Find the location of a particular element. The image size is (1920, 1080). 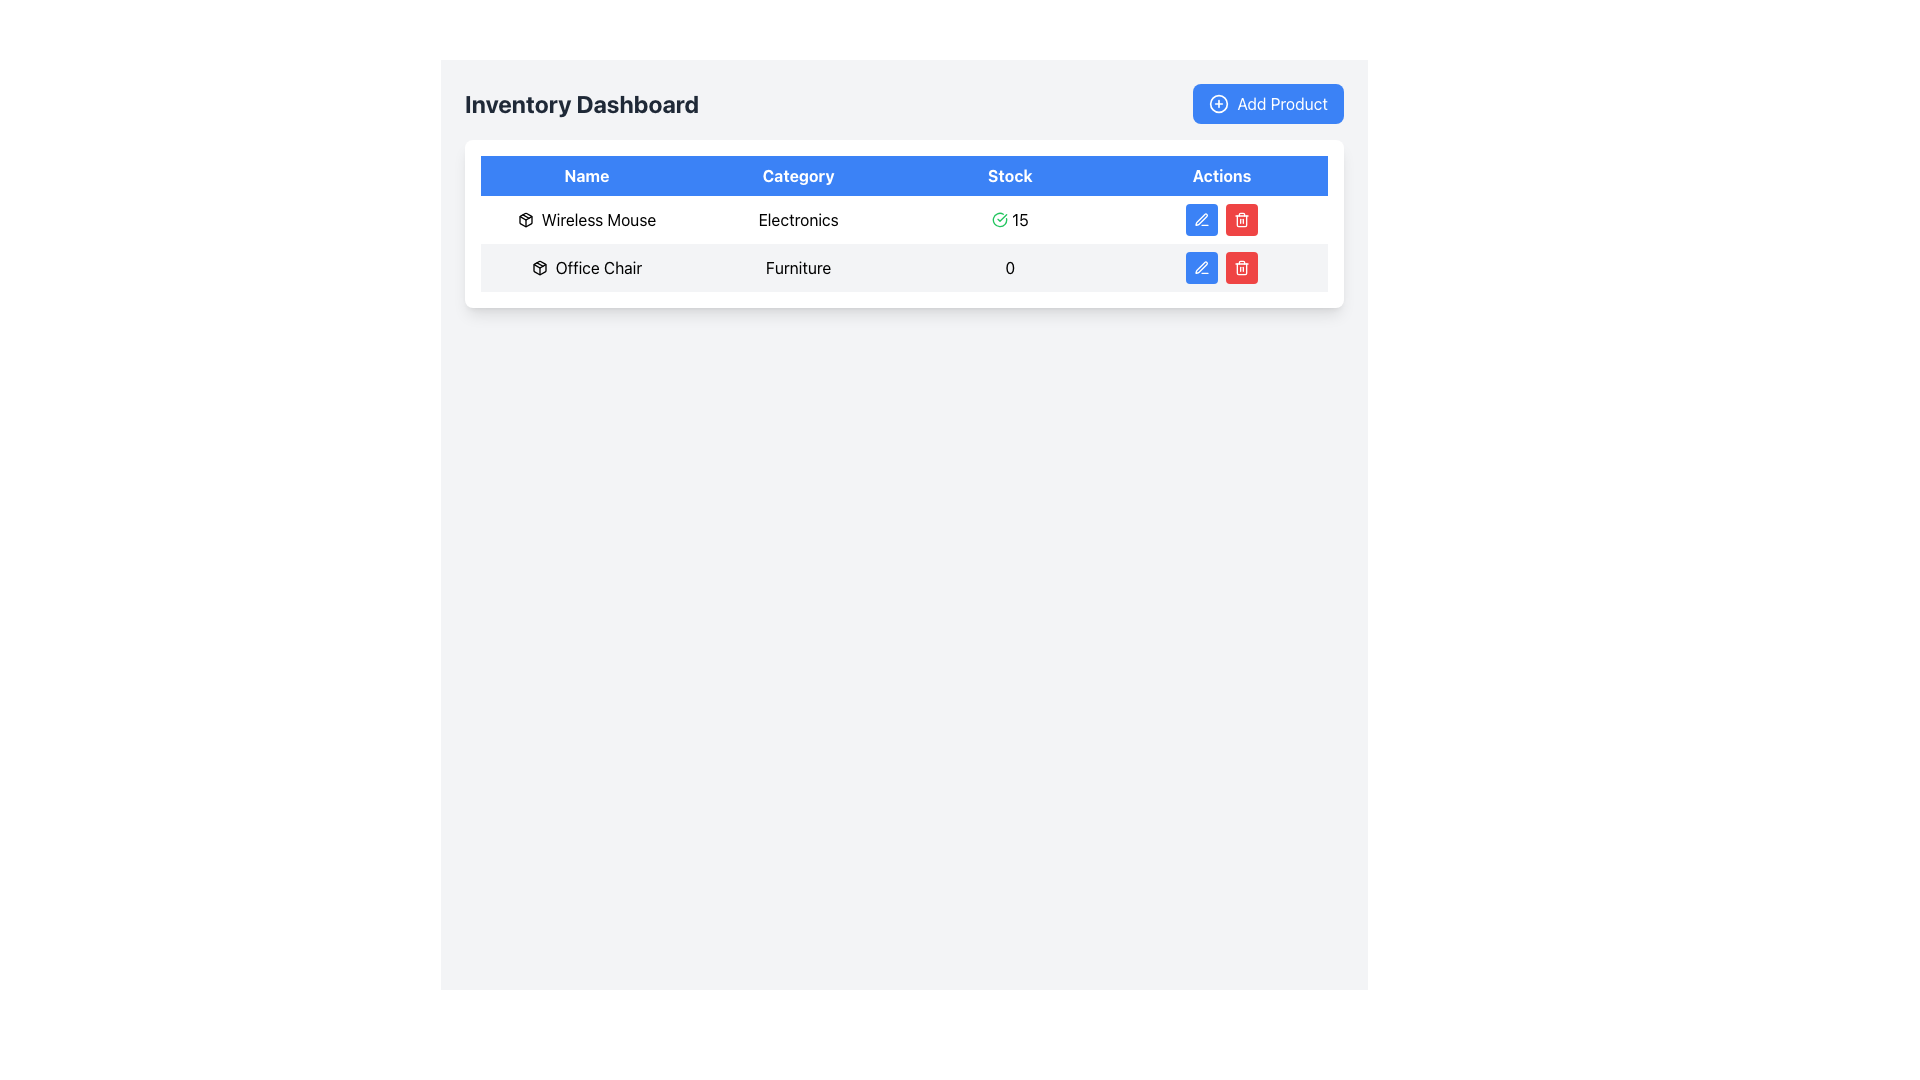

the delete button located in the button group of the second row under the 'Actions' column is located at coordinates (1221, 266).